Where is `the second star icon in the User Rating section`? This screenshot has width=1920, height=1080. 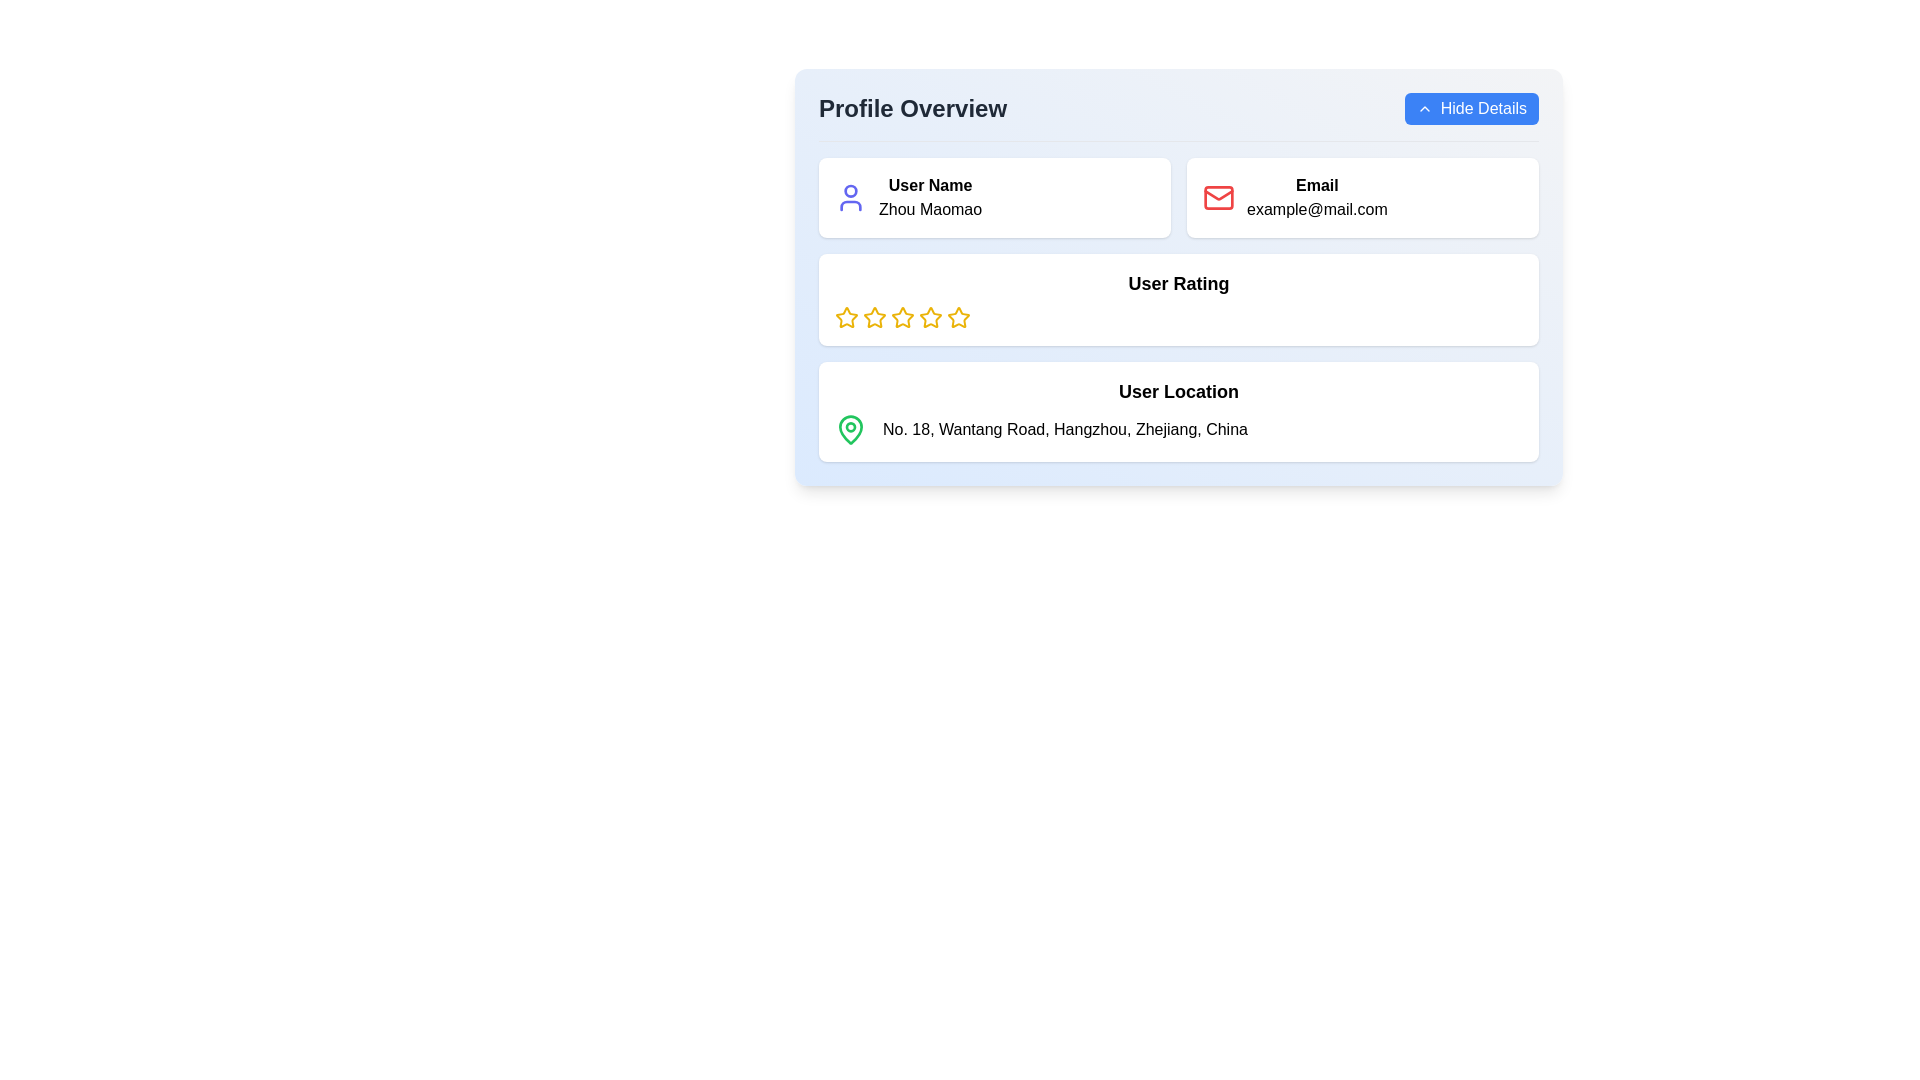
the second star icon in the User Rating section is located at coordinates (901, 316).